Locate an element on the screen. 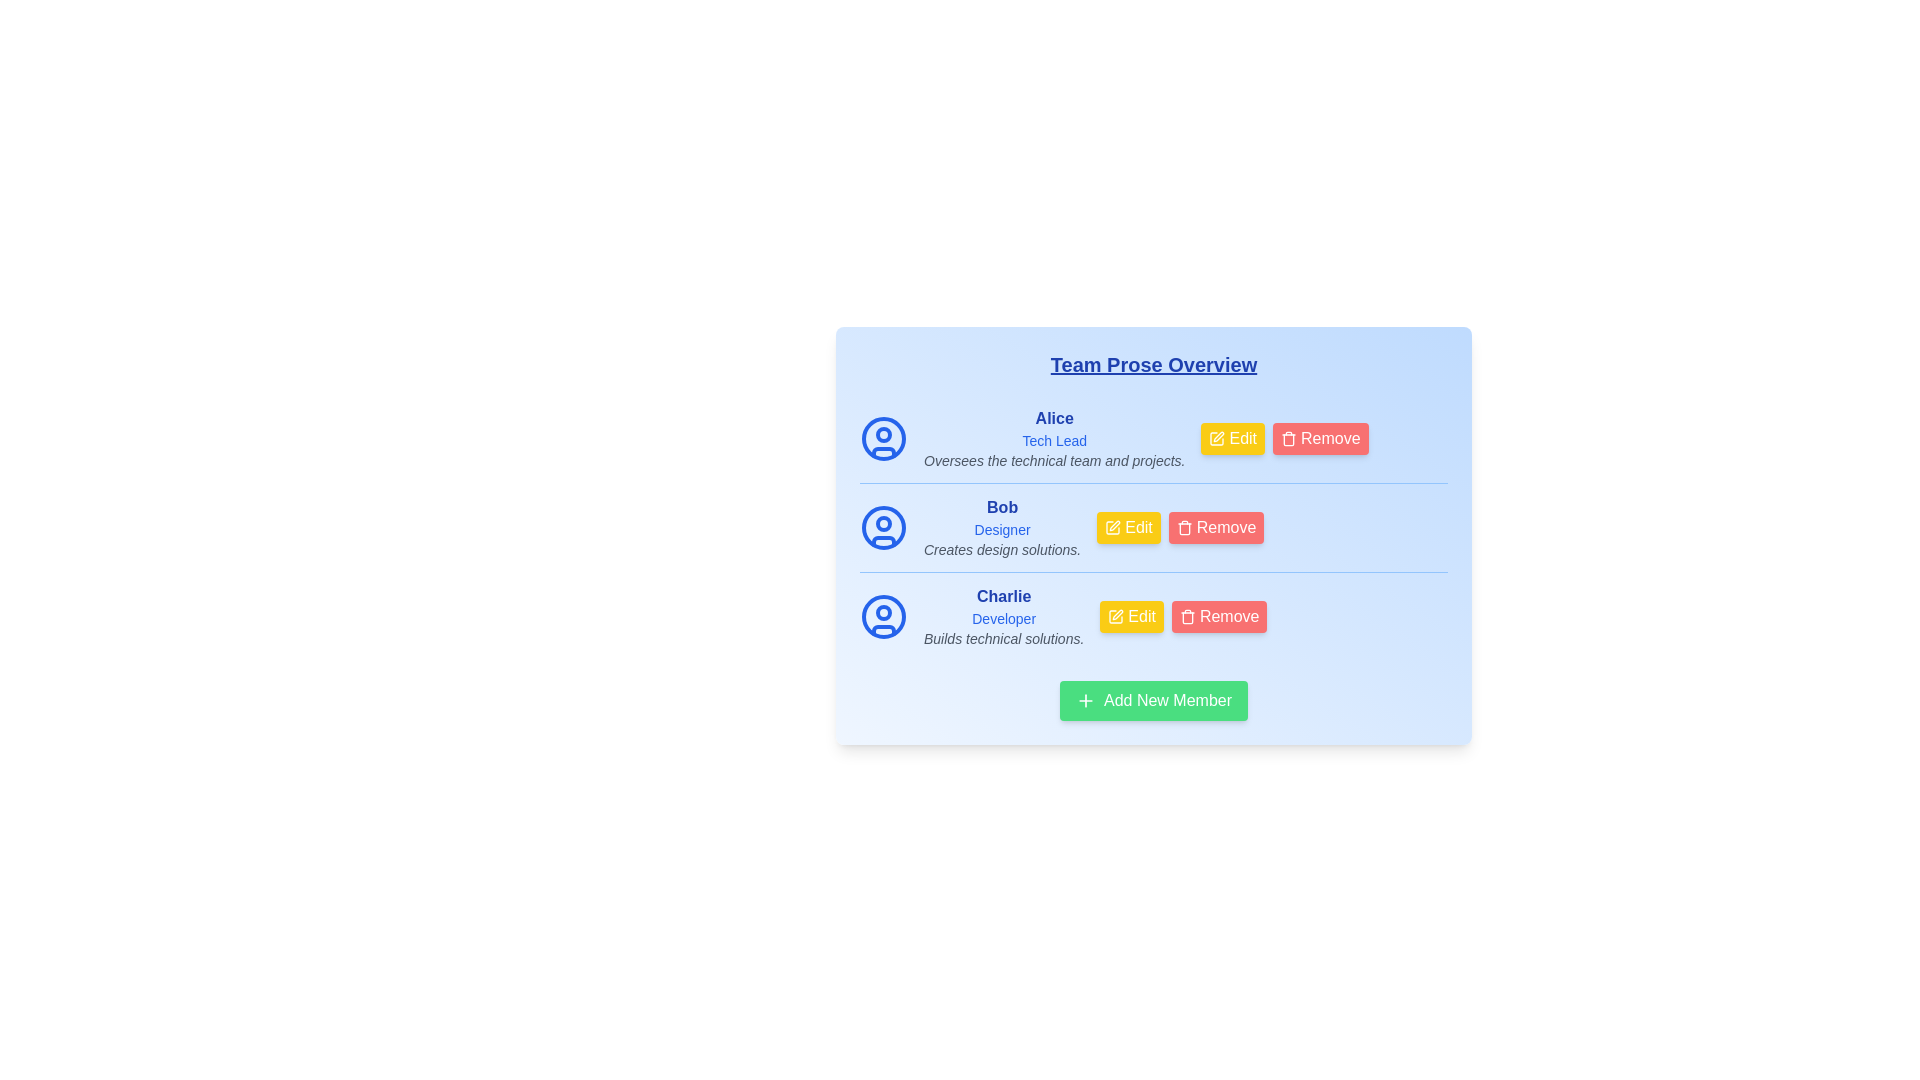 This screenshot has height=1080, width=1920. the text label element displaying 'Designer' in blue, located below the name 'Bob' in the second team member card is located at coordinates (1002, 528).